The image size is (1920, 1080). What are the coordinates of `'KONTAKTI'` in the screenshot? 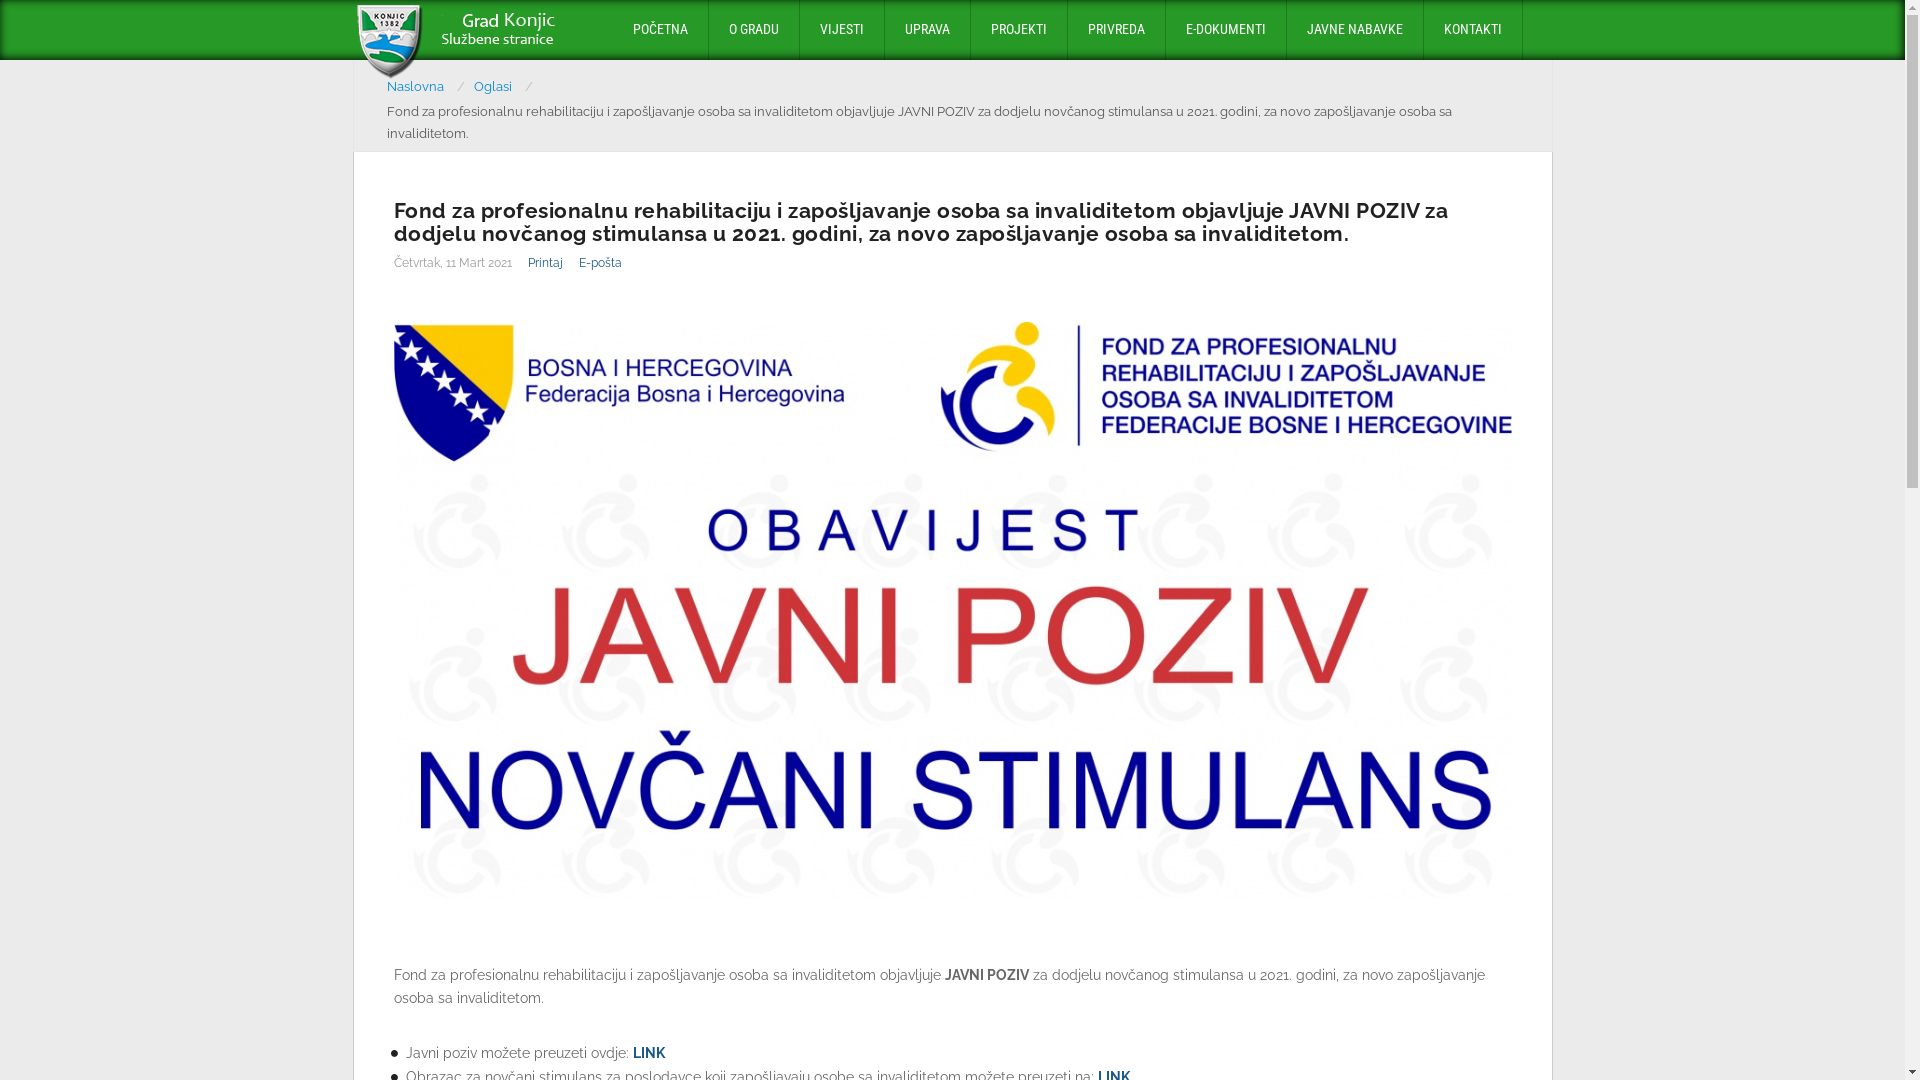 It's located at (1473, 30).